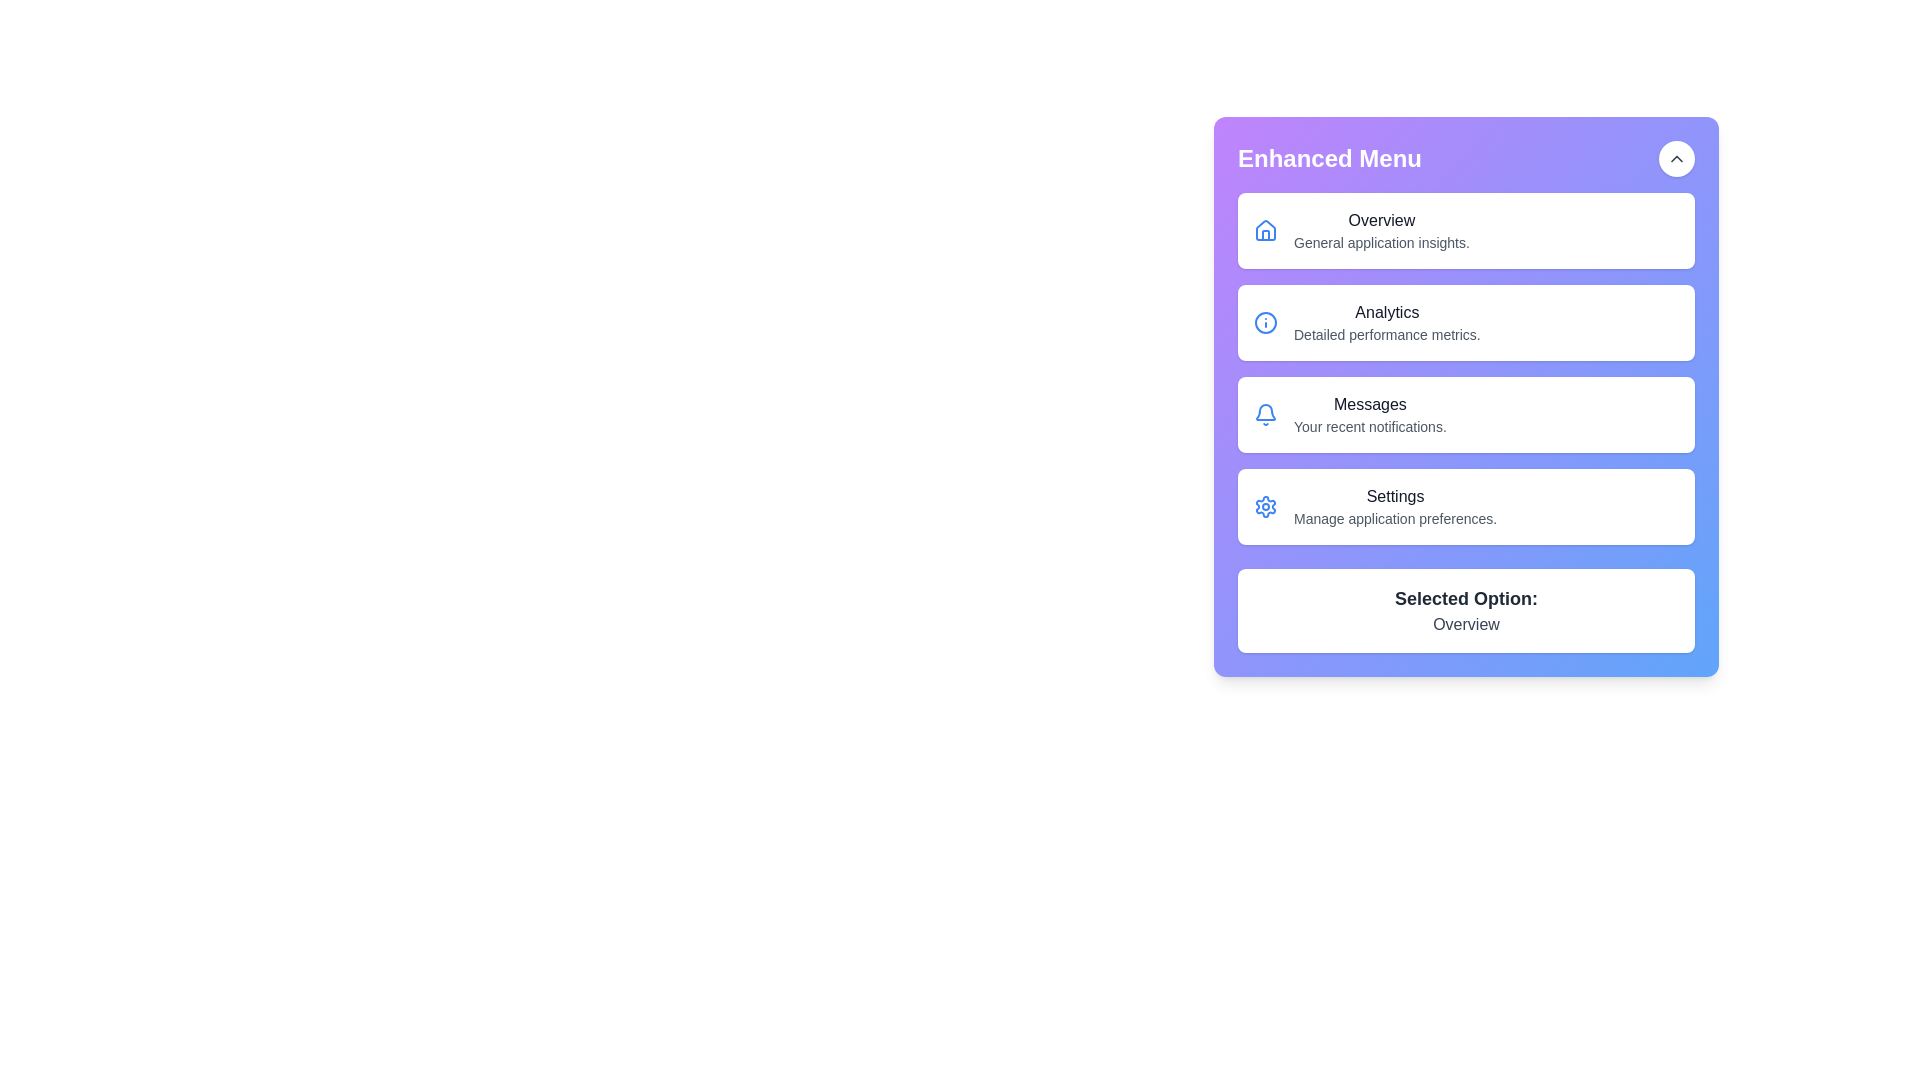 This screenshot has height=1080, width=1920. What do you see at coordinates (1265, 505) in the screenshot?
I see `the settings icon located in the vertical menu layout, which is the leftmost element in the fourth interactive row and is positioned to the left of the text 'Settings'` at bounding box center [1265, 505].